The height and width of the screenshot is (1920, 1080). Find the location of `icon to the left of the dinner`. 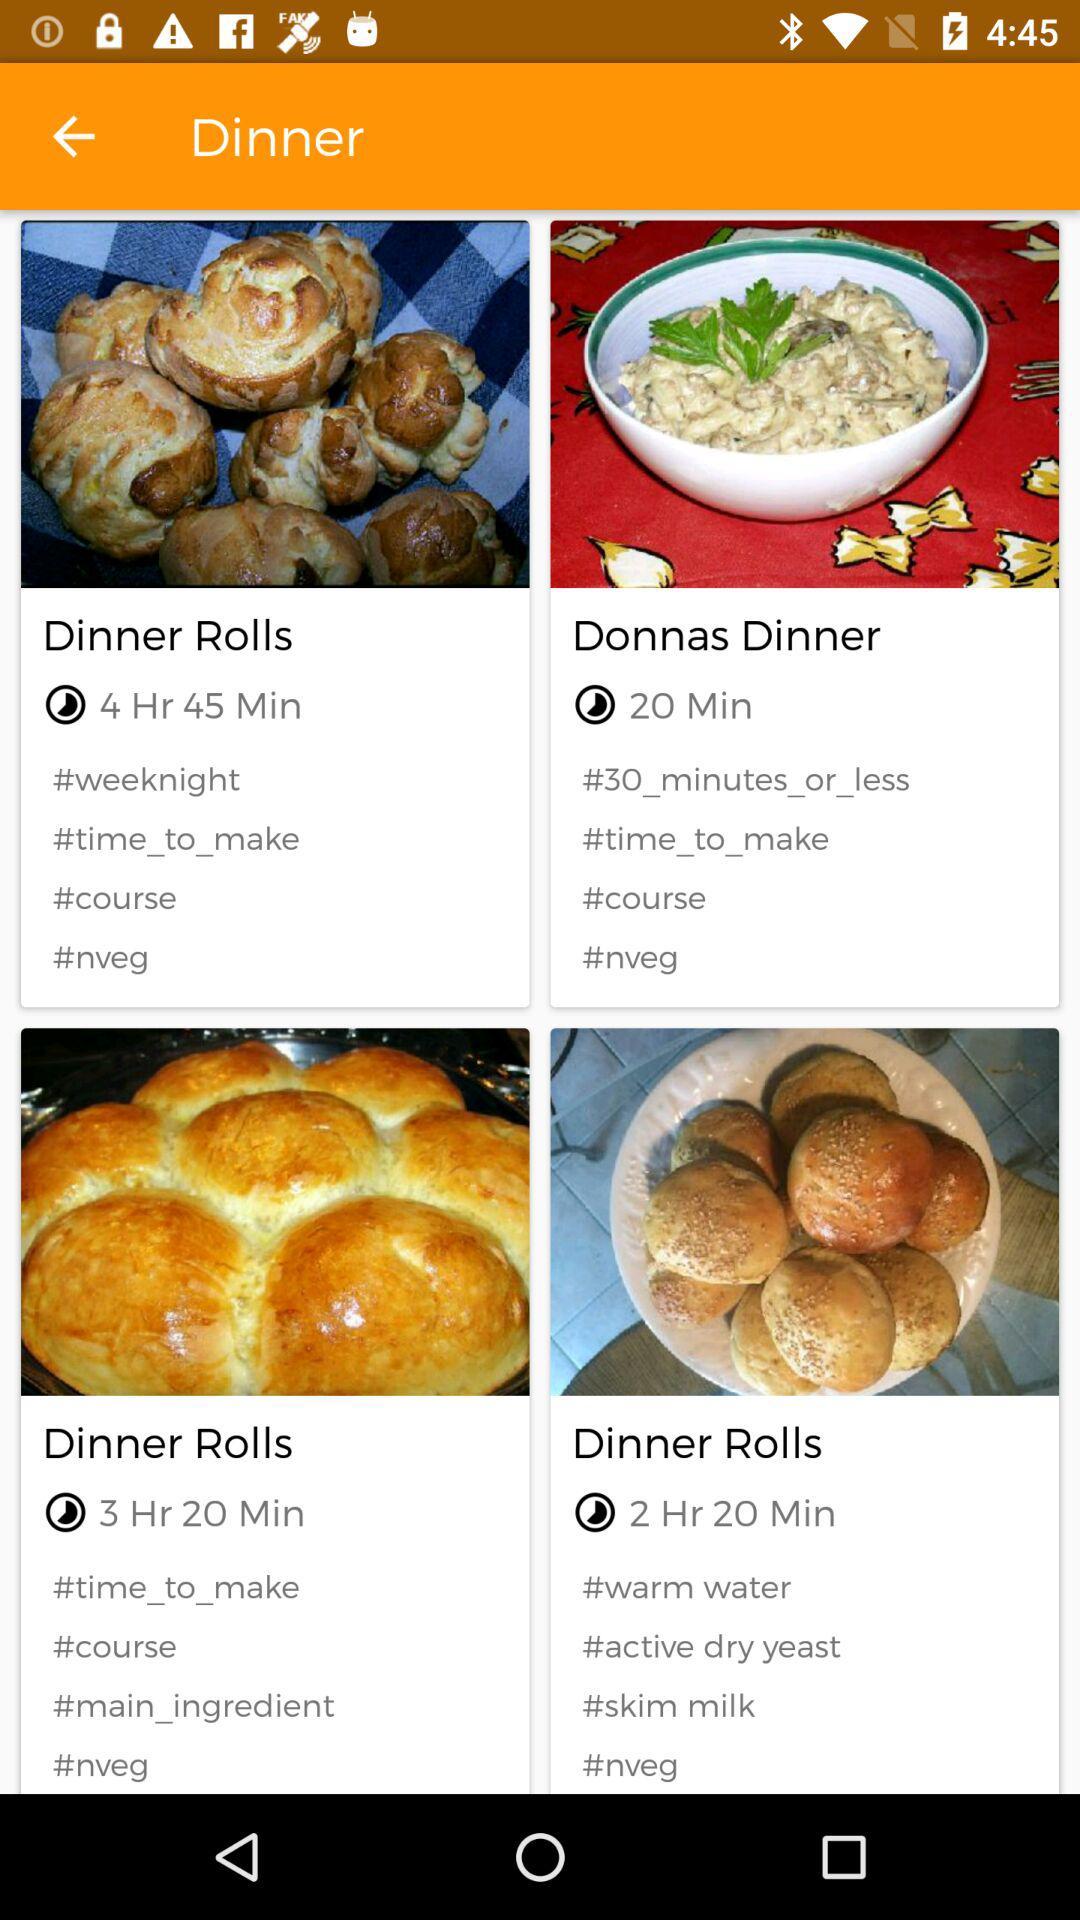

icon to the left of the dinner is located at coordinates (72, 135).